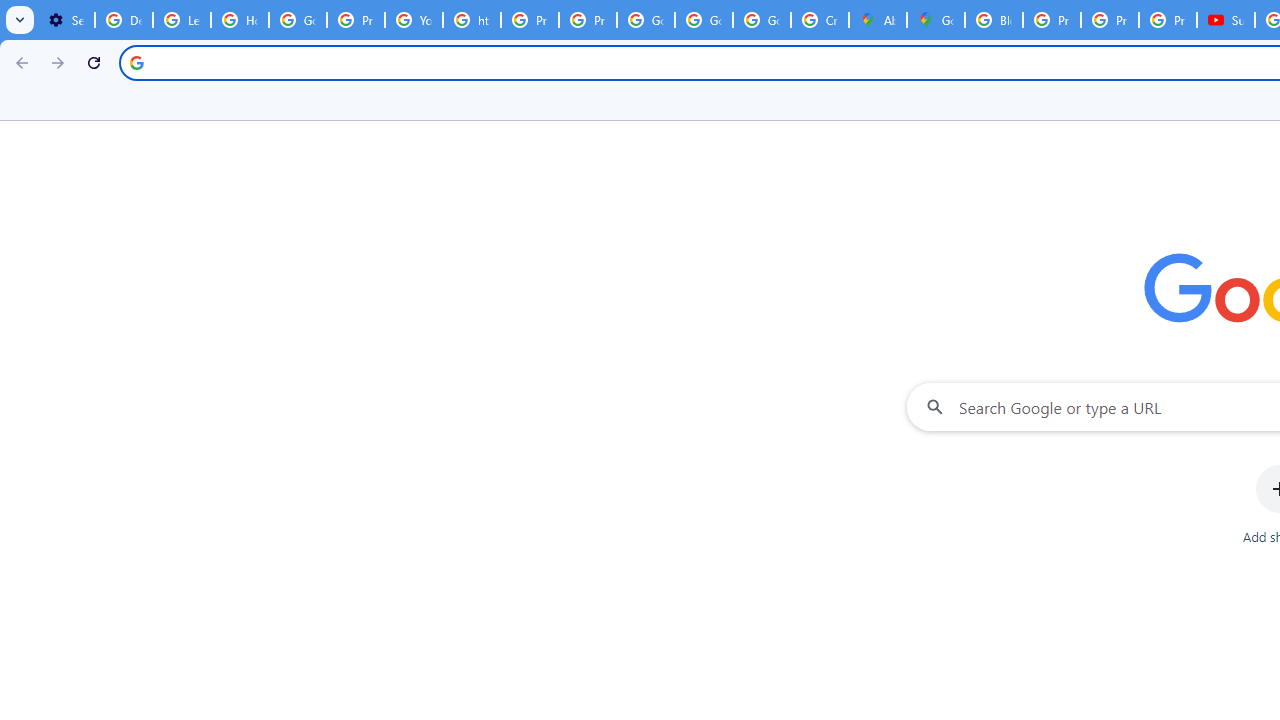 Image resolution: width=1280 pixels, height=720 pixels. I want to click on 'Learn how to find your photos - Google Photos Help', so click(181, 20).